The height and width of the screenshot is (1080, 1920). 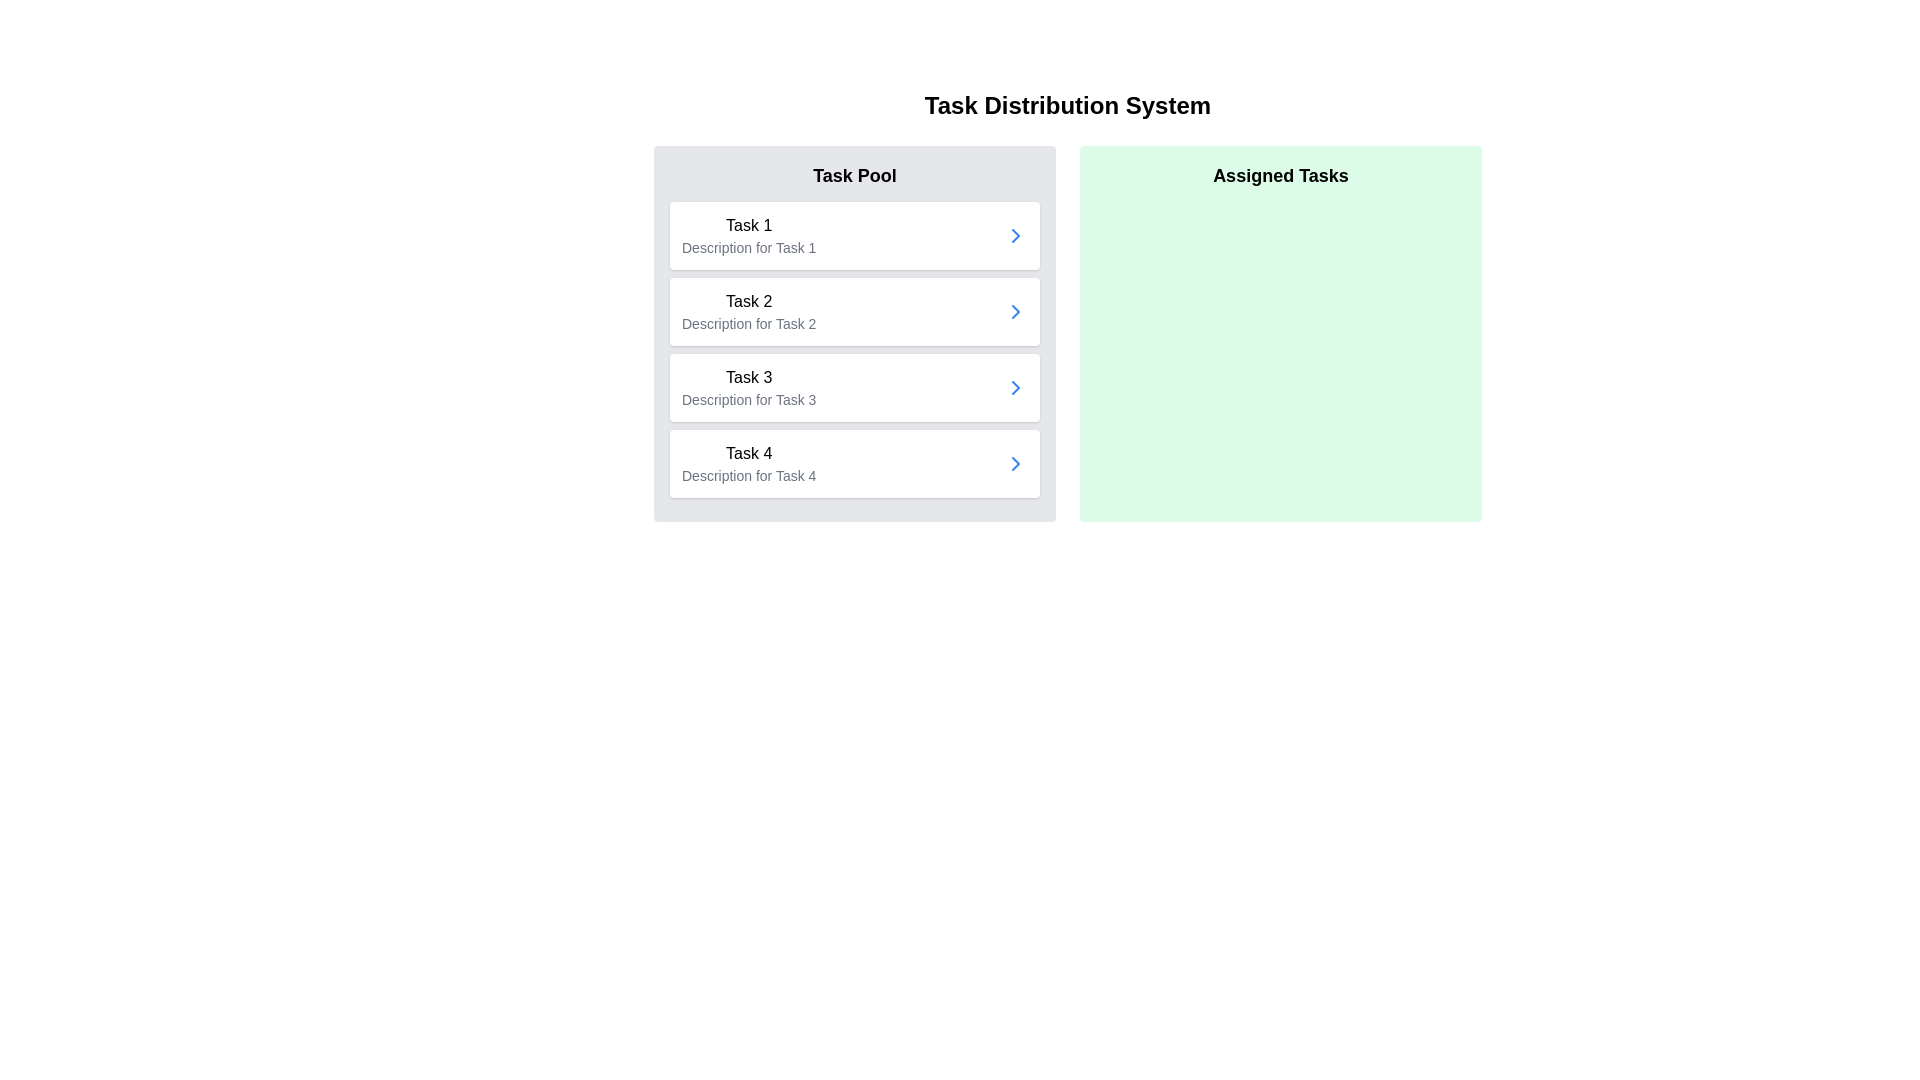 What do you see at coordinates (748, 400) in the screenshot?
I see `the textual label reading 'Description for Task 3' located beneath the heading 'Task 3' in the 'Task Pool' section` at bounding box center [748, 400].